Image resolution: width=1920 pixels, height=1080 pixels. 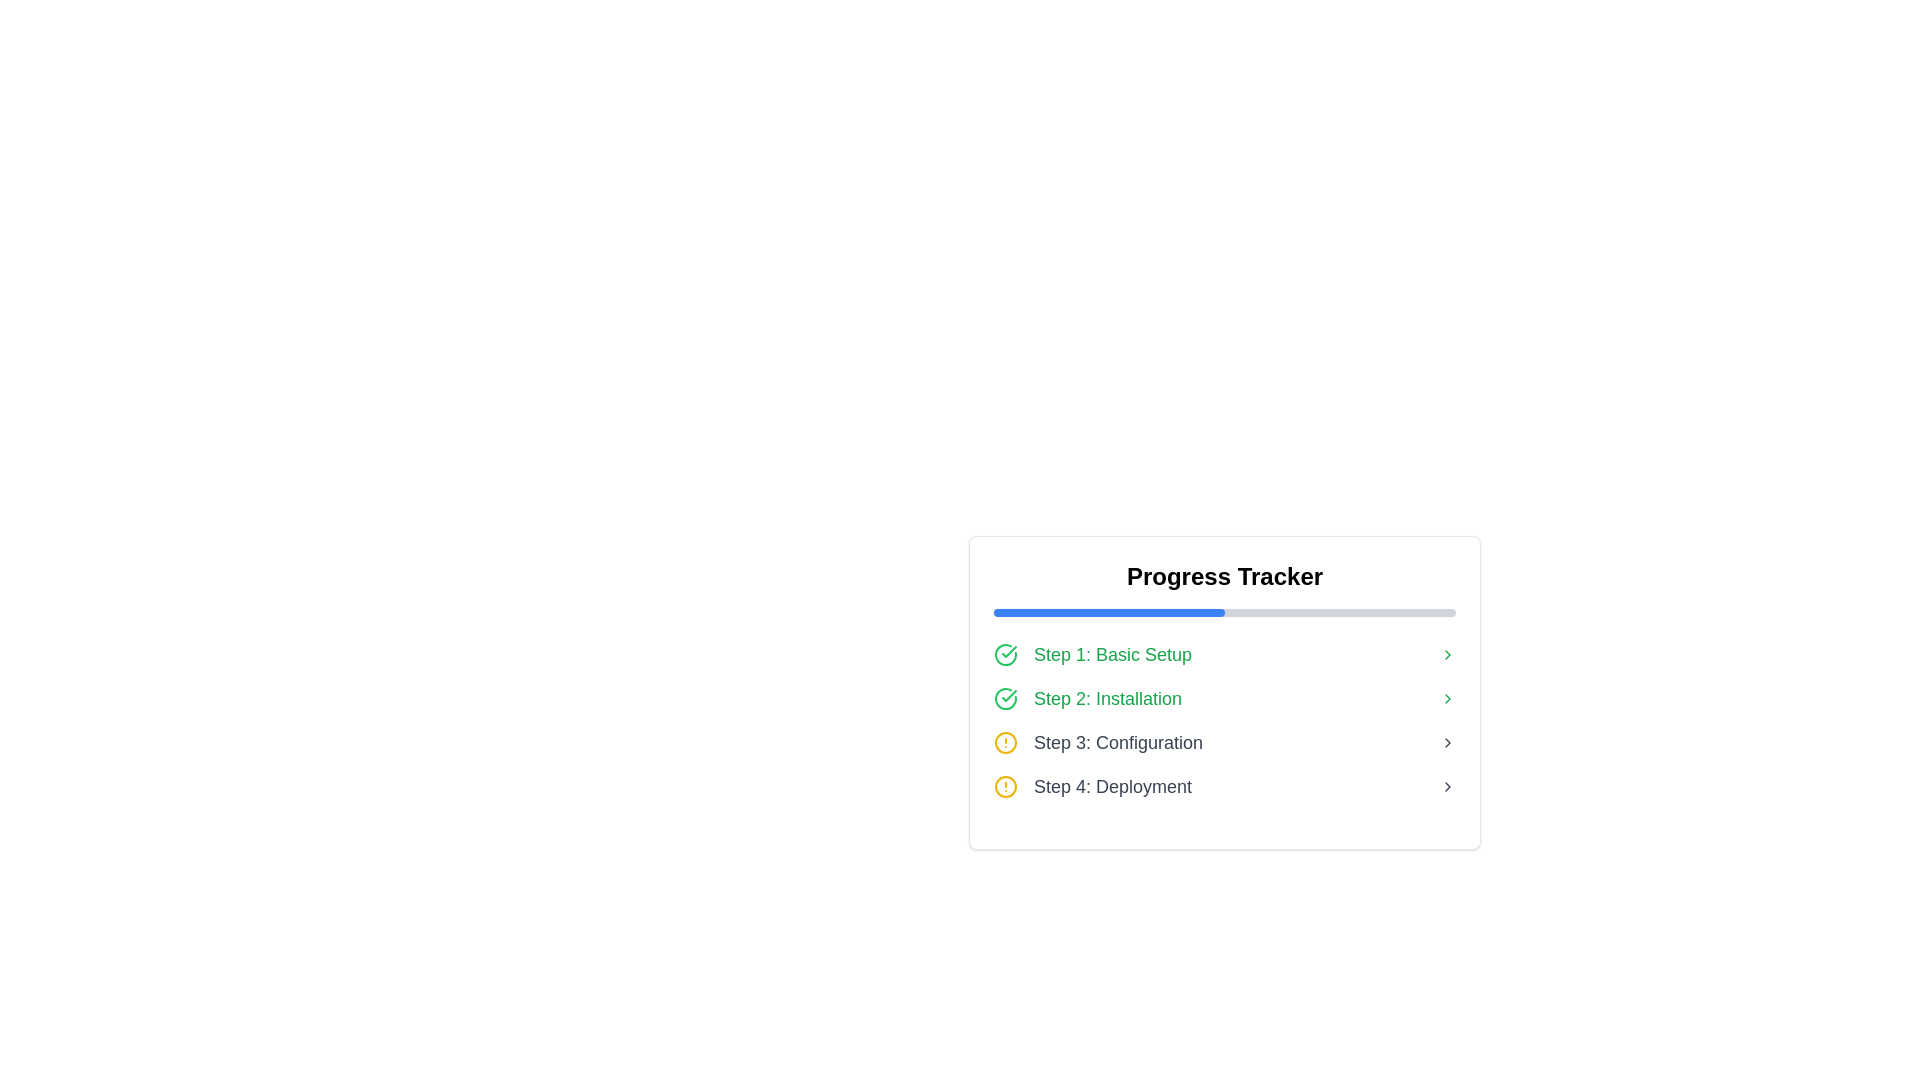 I want to click on the SVG checkmark icon indicating the successful completion of Step 2 within the progress tracker interface, so click(x=1009, y=694).